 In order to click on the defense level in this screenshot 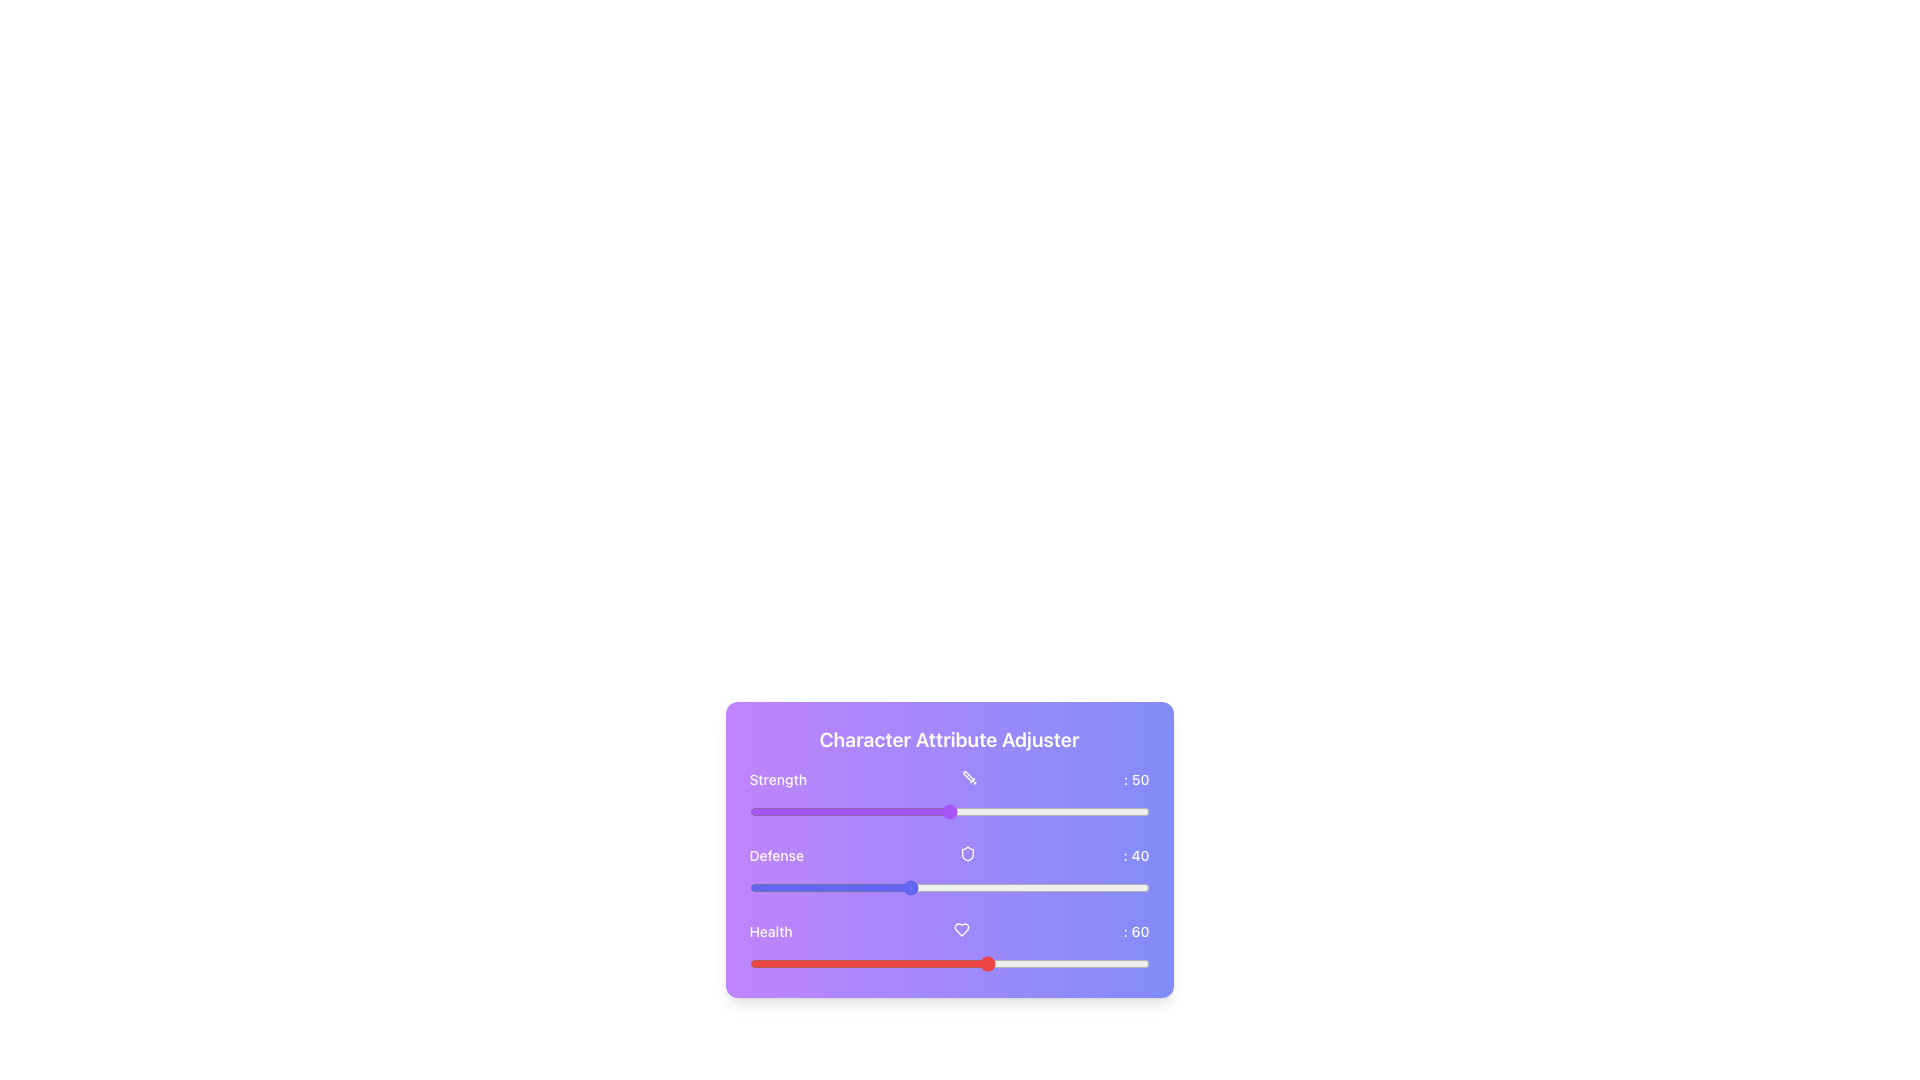, I will do `click(912, 886)`.